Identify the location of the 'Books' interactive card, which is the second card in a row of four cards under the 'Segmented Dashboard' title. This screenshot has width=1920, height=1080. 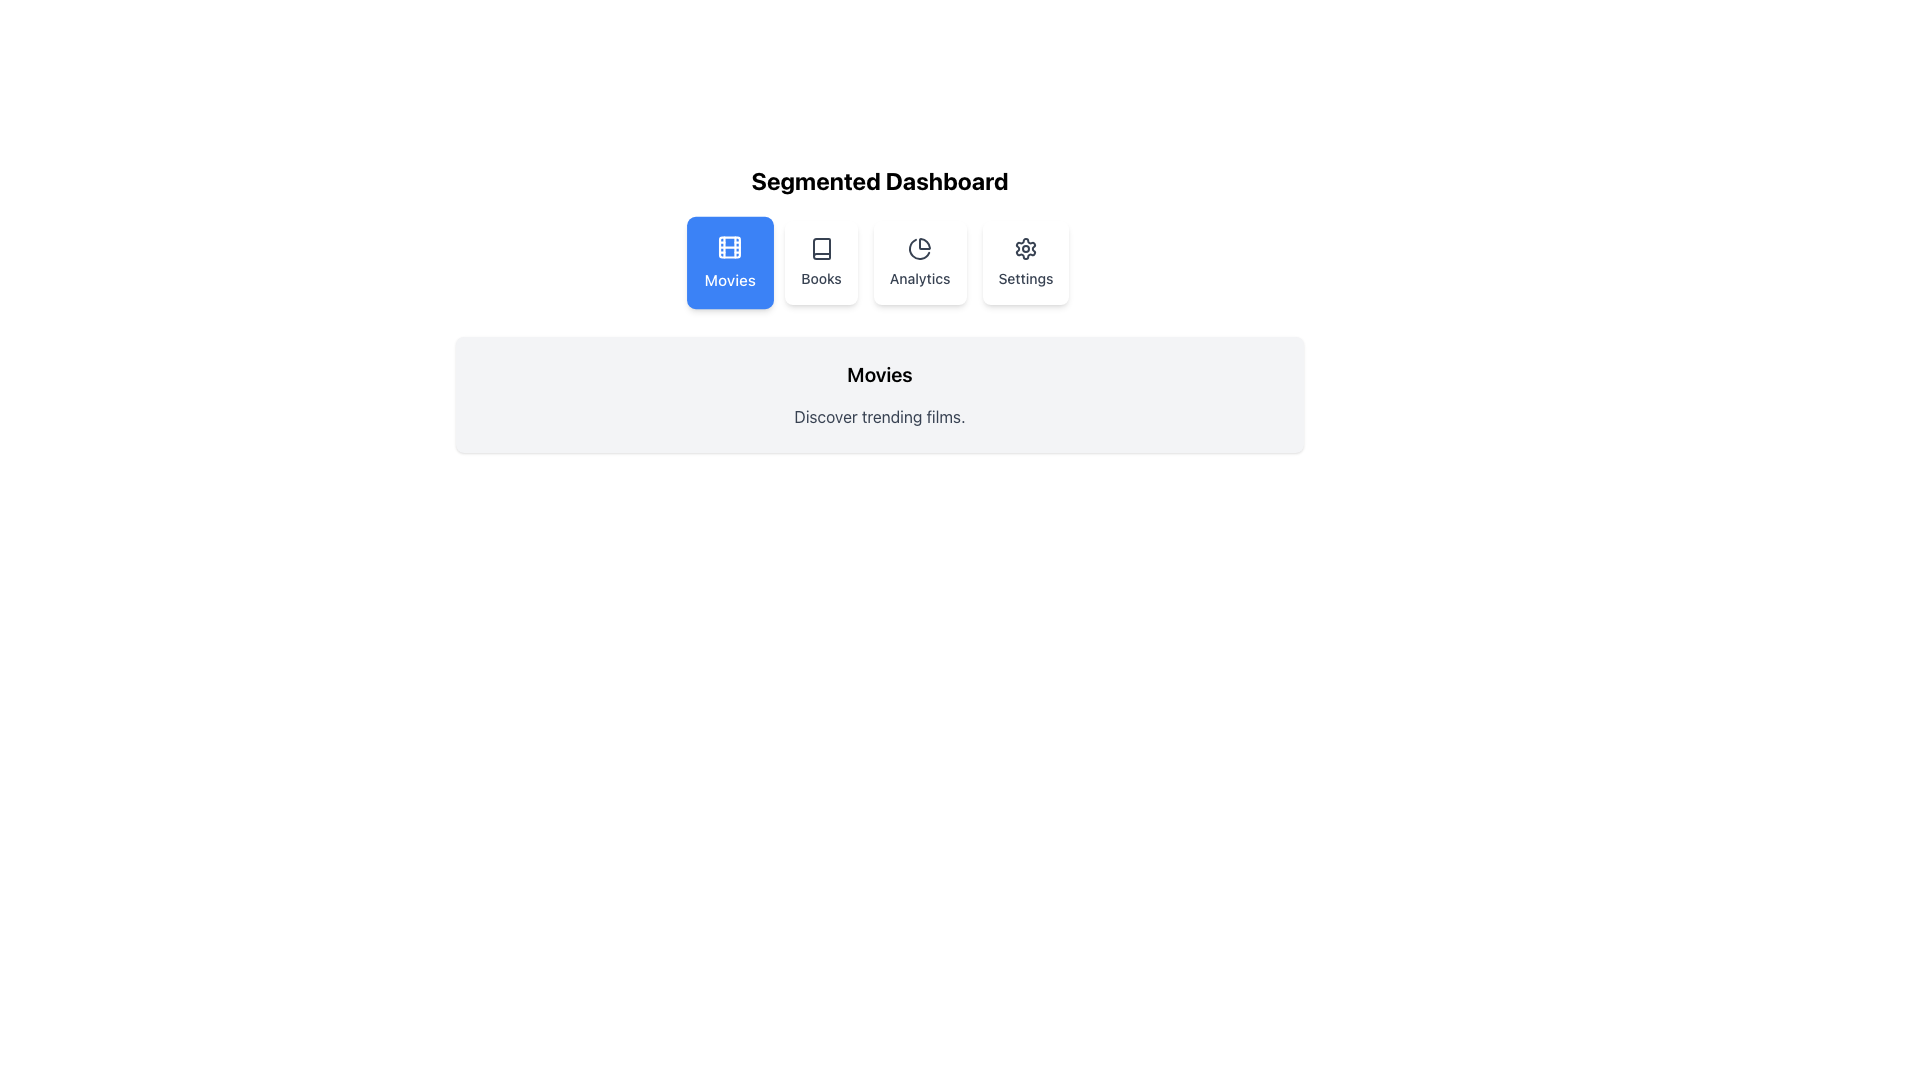
(821, 261).